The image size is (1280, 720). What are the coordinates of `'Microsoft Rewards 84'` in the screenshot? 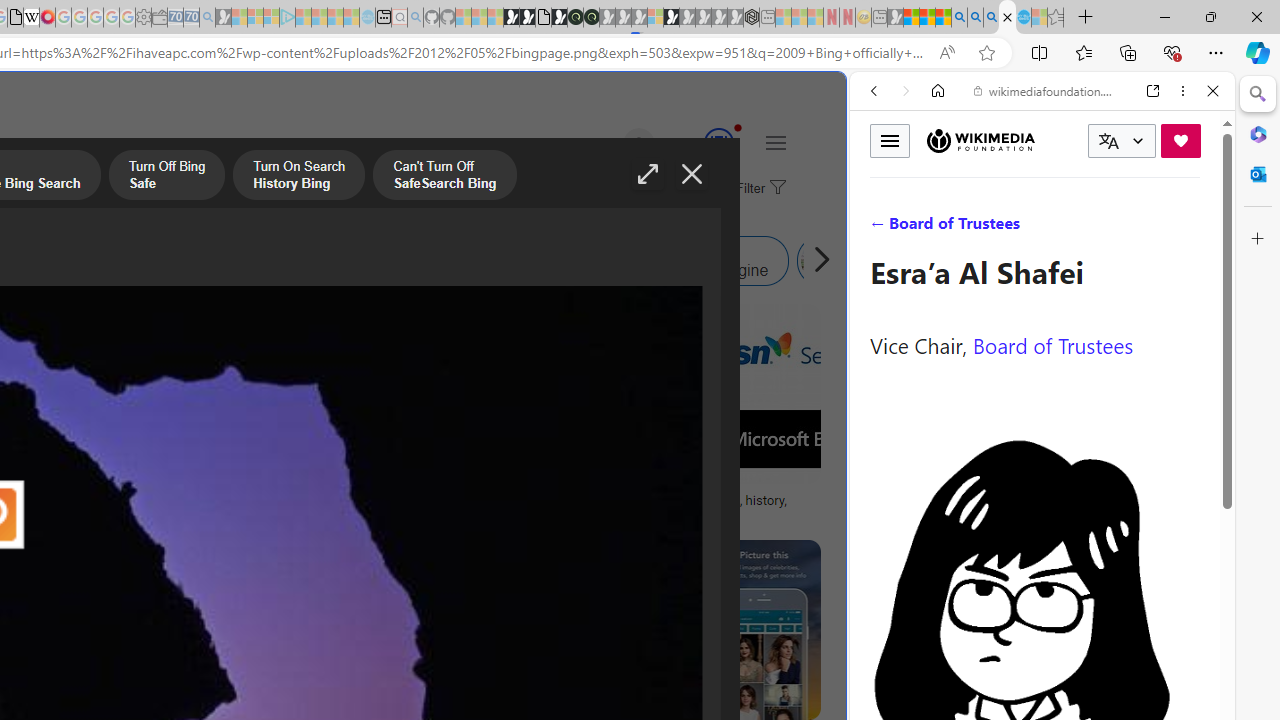 It's located at (700, 143).